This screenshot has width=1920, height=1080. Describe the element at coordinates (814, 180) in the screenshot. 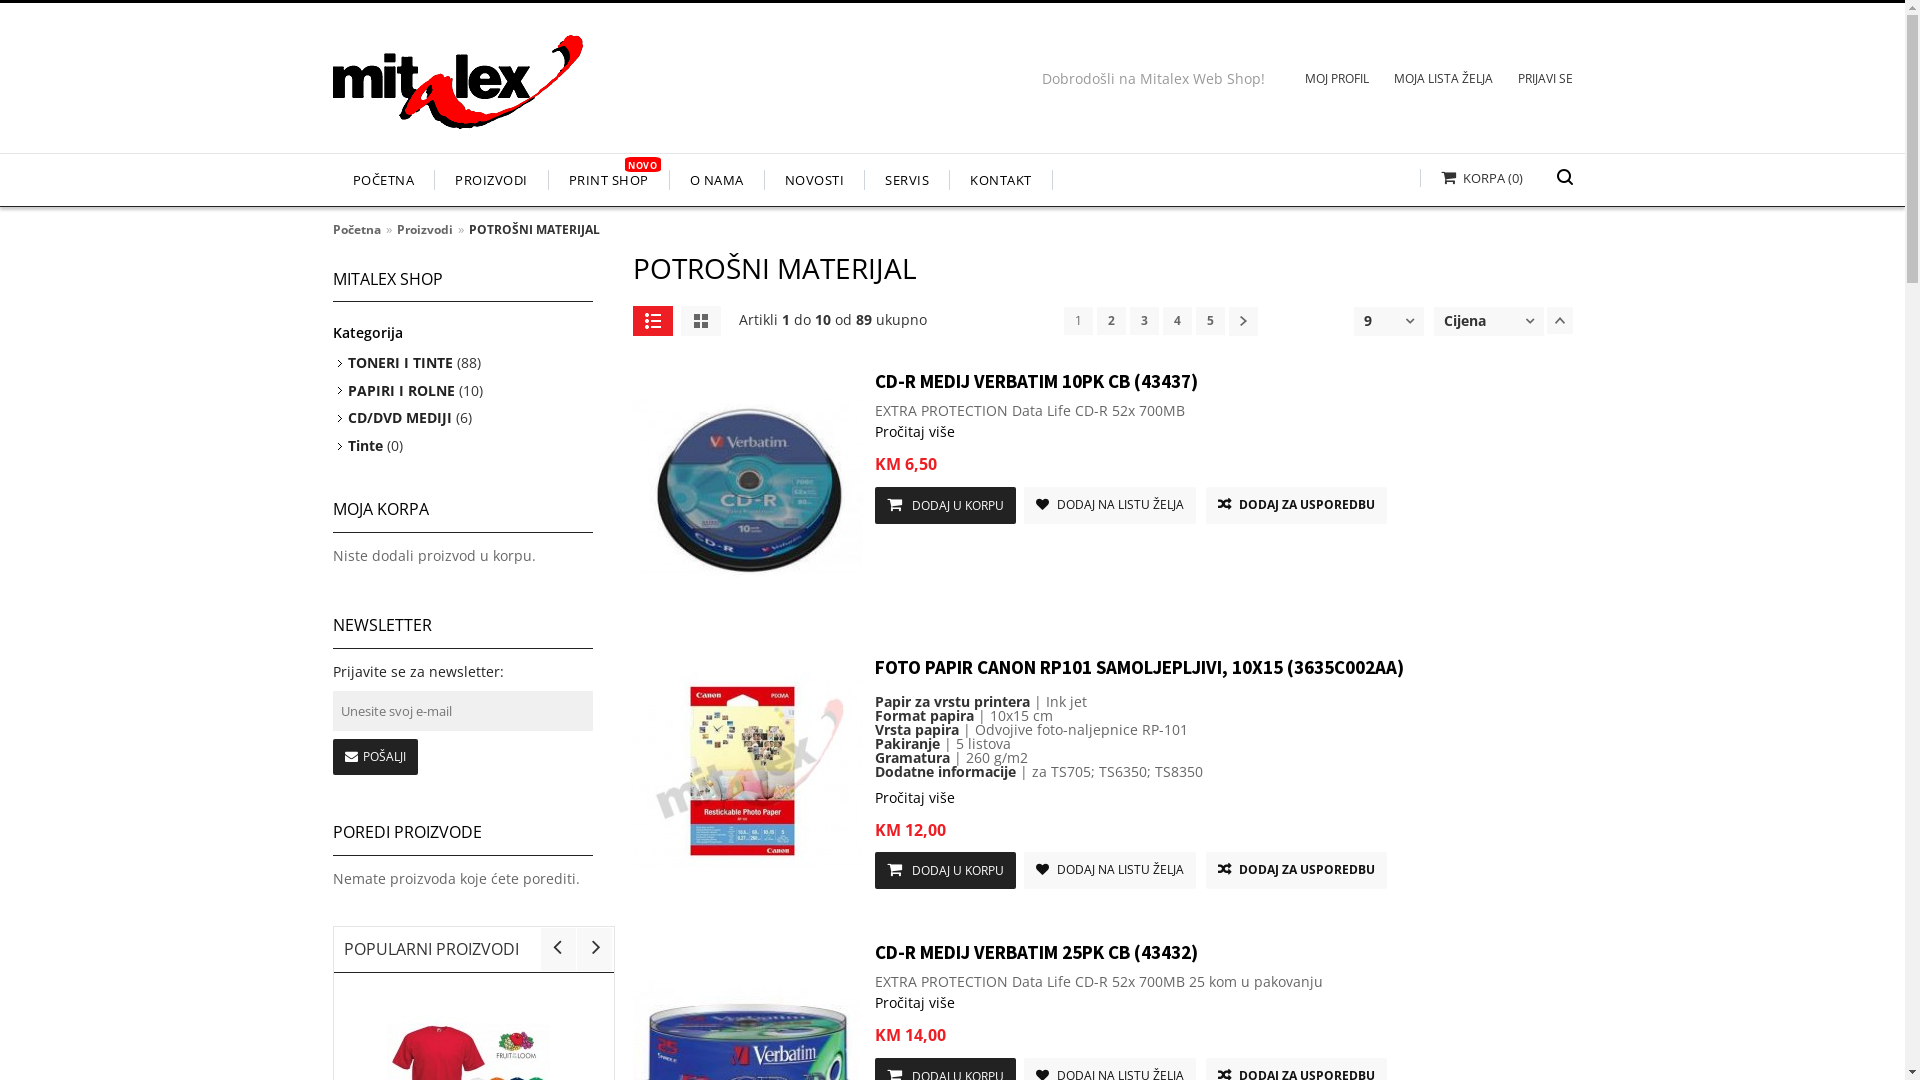

I see `'NOVOSTI'` at that location.